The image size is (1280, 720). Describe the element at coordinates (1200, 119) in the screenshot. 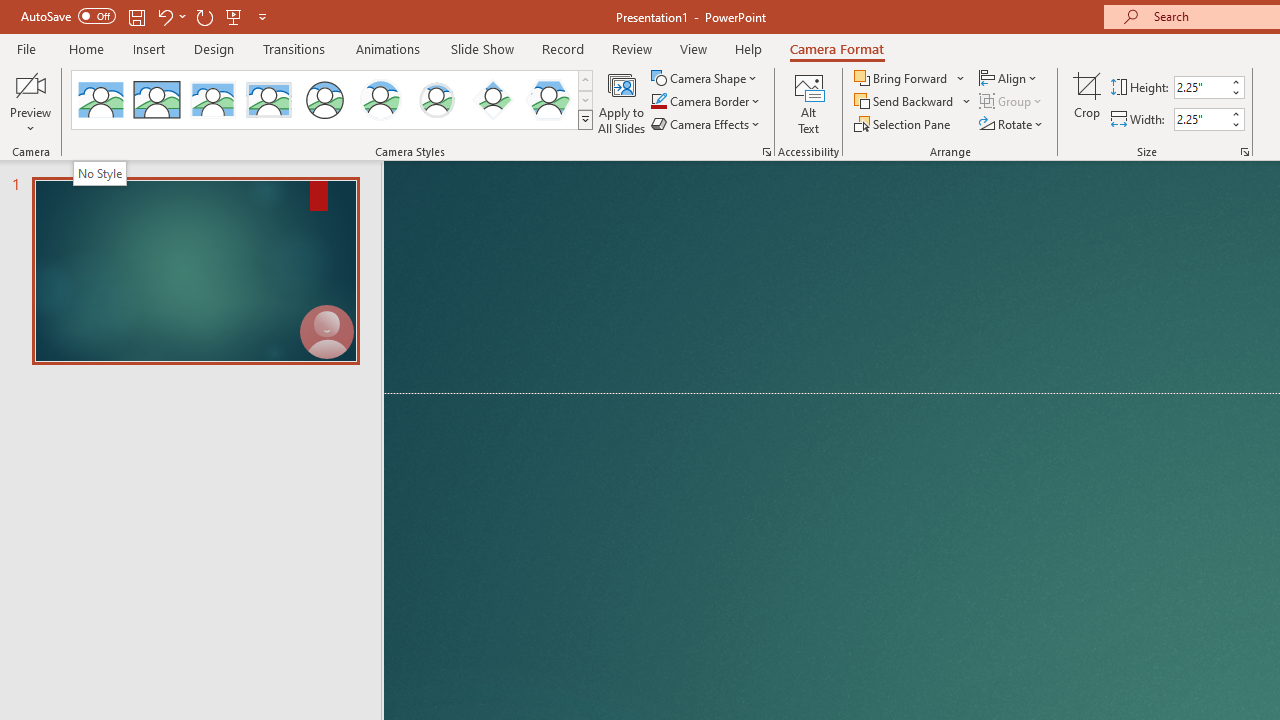

I see `'Cameo Width'` at that location.